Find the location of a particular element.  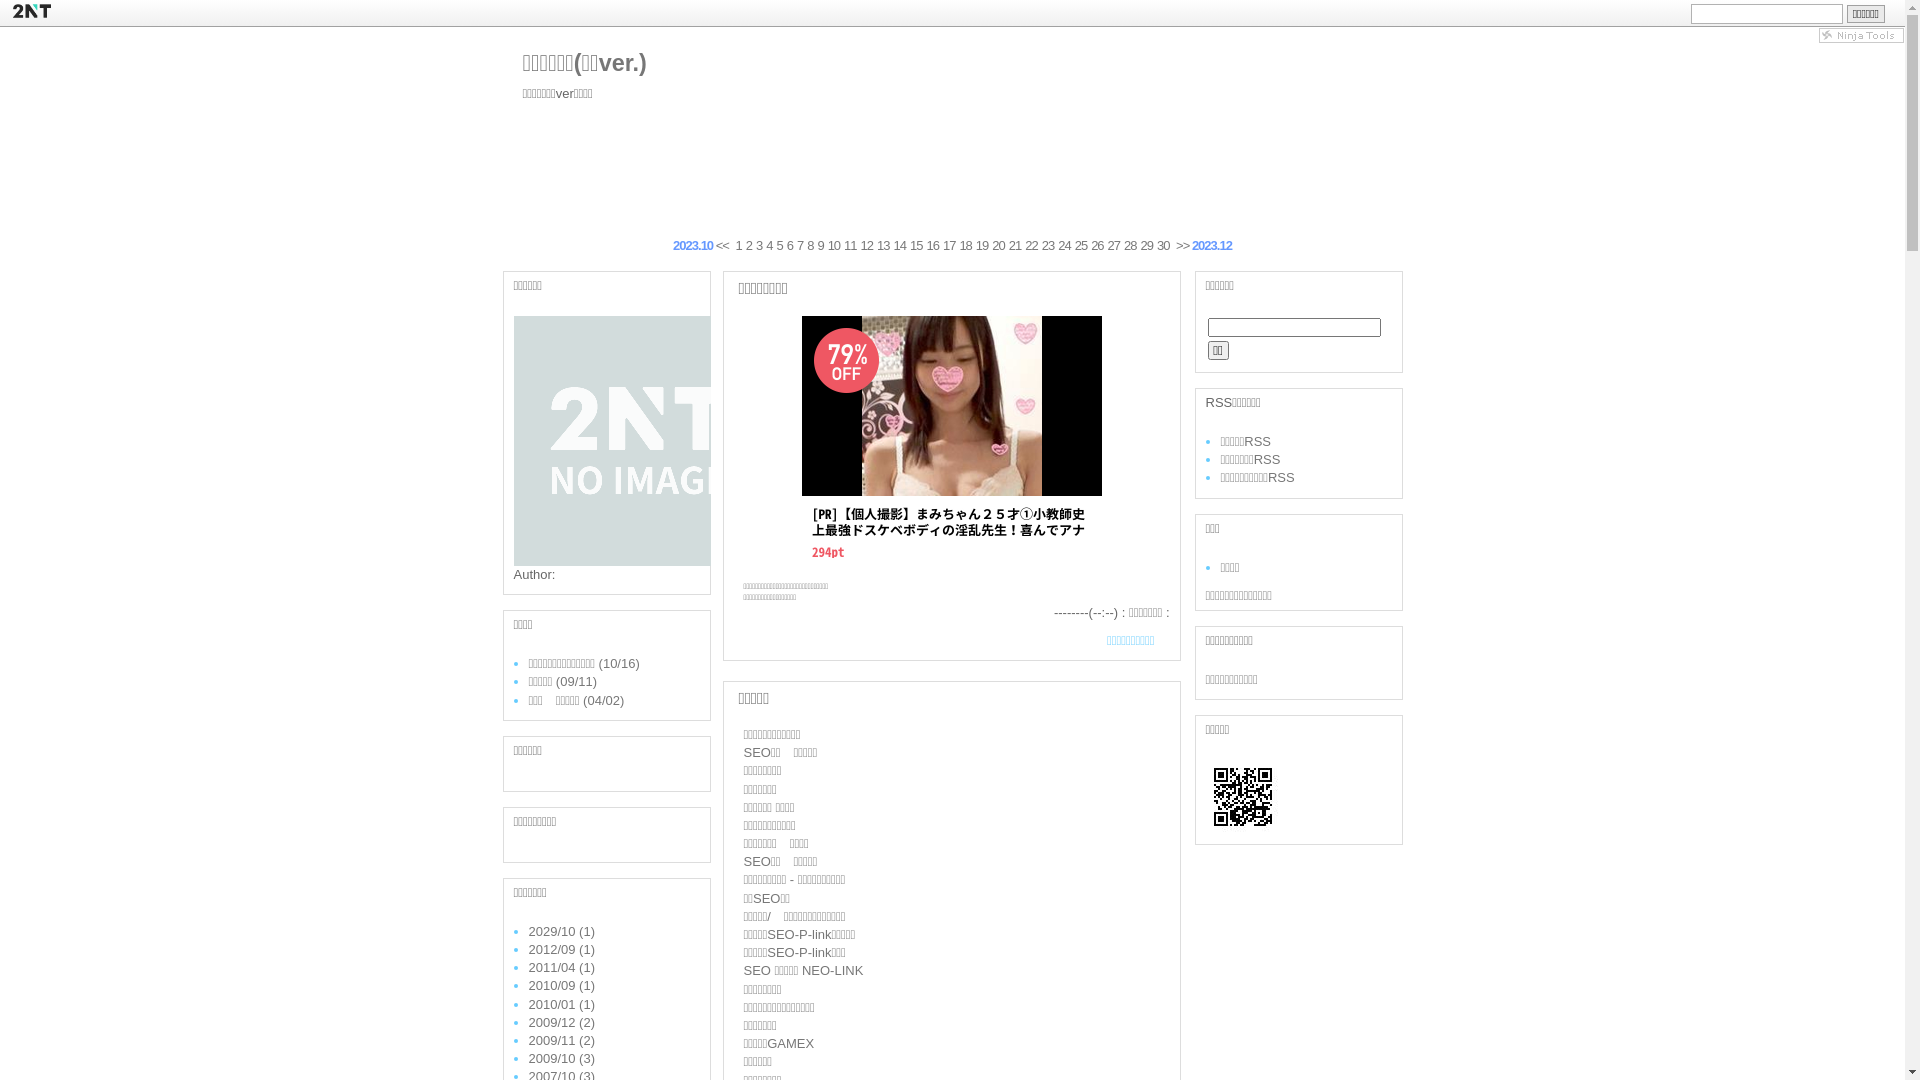

'2009/11 (2)' is located at coordinates (560, 1039).